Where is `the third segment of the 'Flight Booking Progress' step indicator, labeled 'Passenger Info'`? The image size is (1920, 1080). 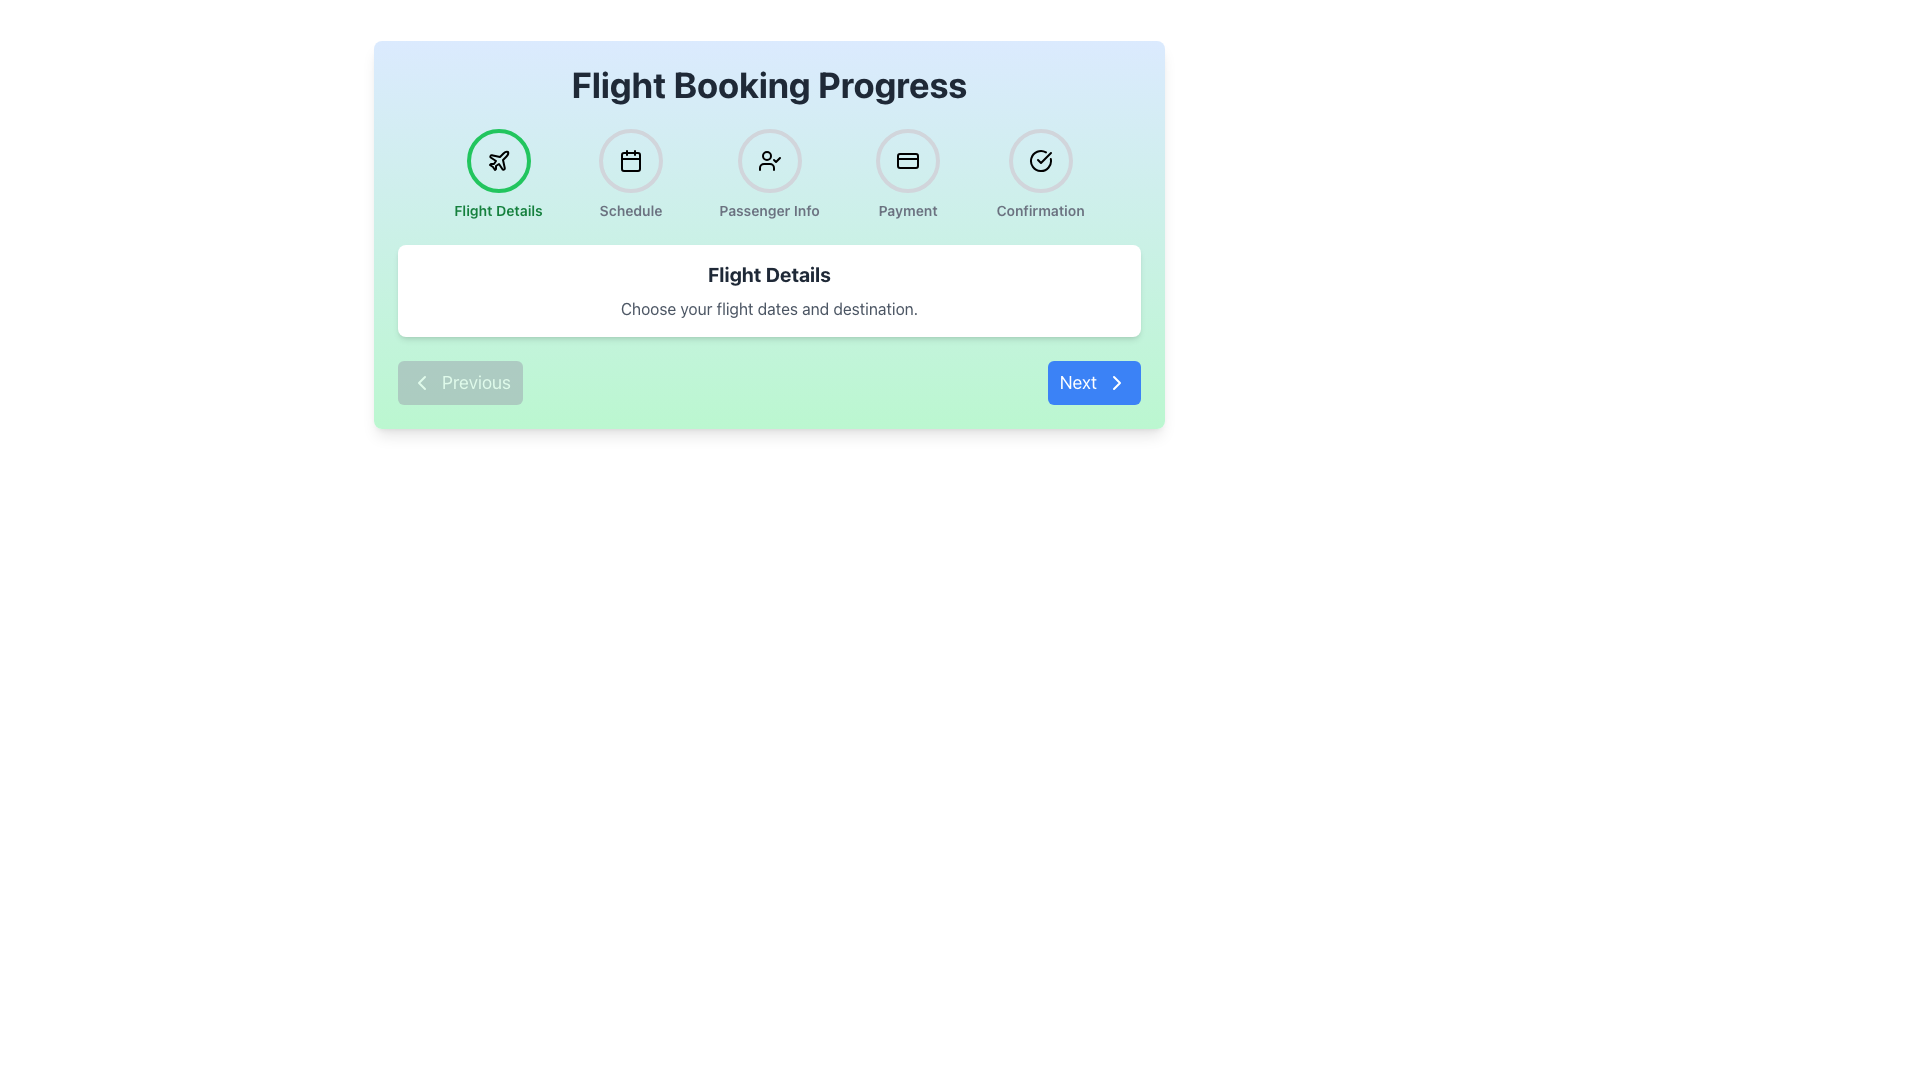
the third segment of the 'Flight Booking Progress' step indicator, labeled 'Passenger Info' is located at coordinates (768, 173).